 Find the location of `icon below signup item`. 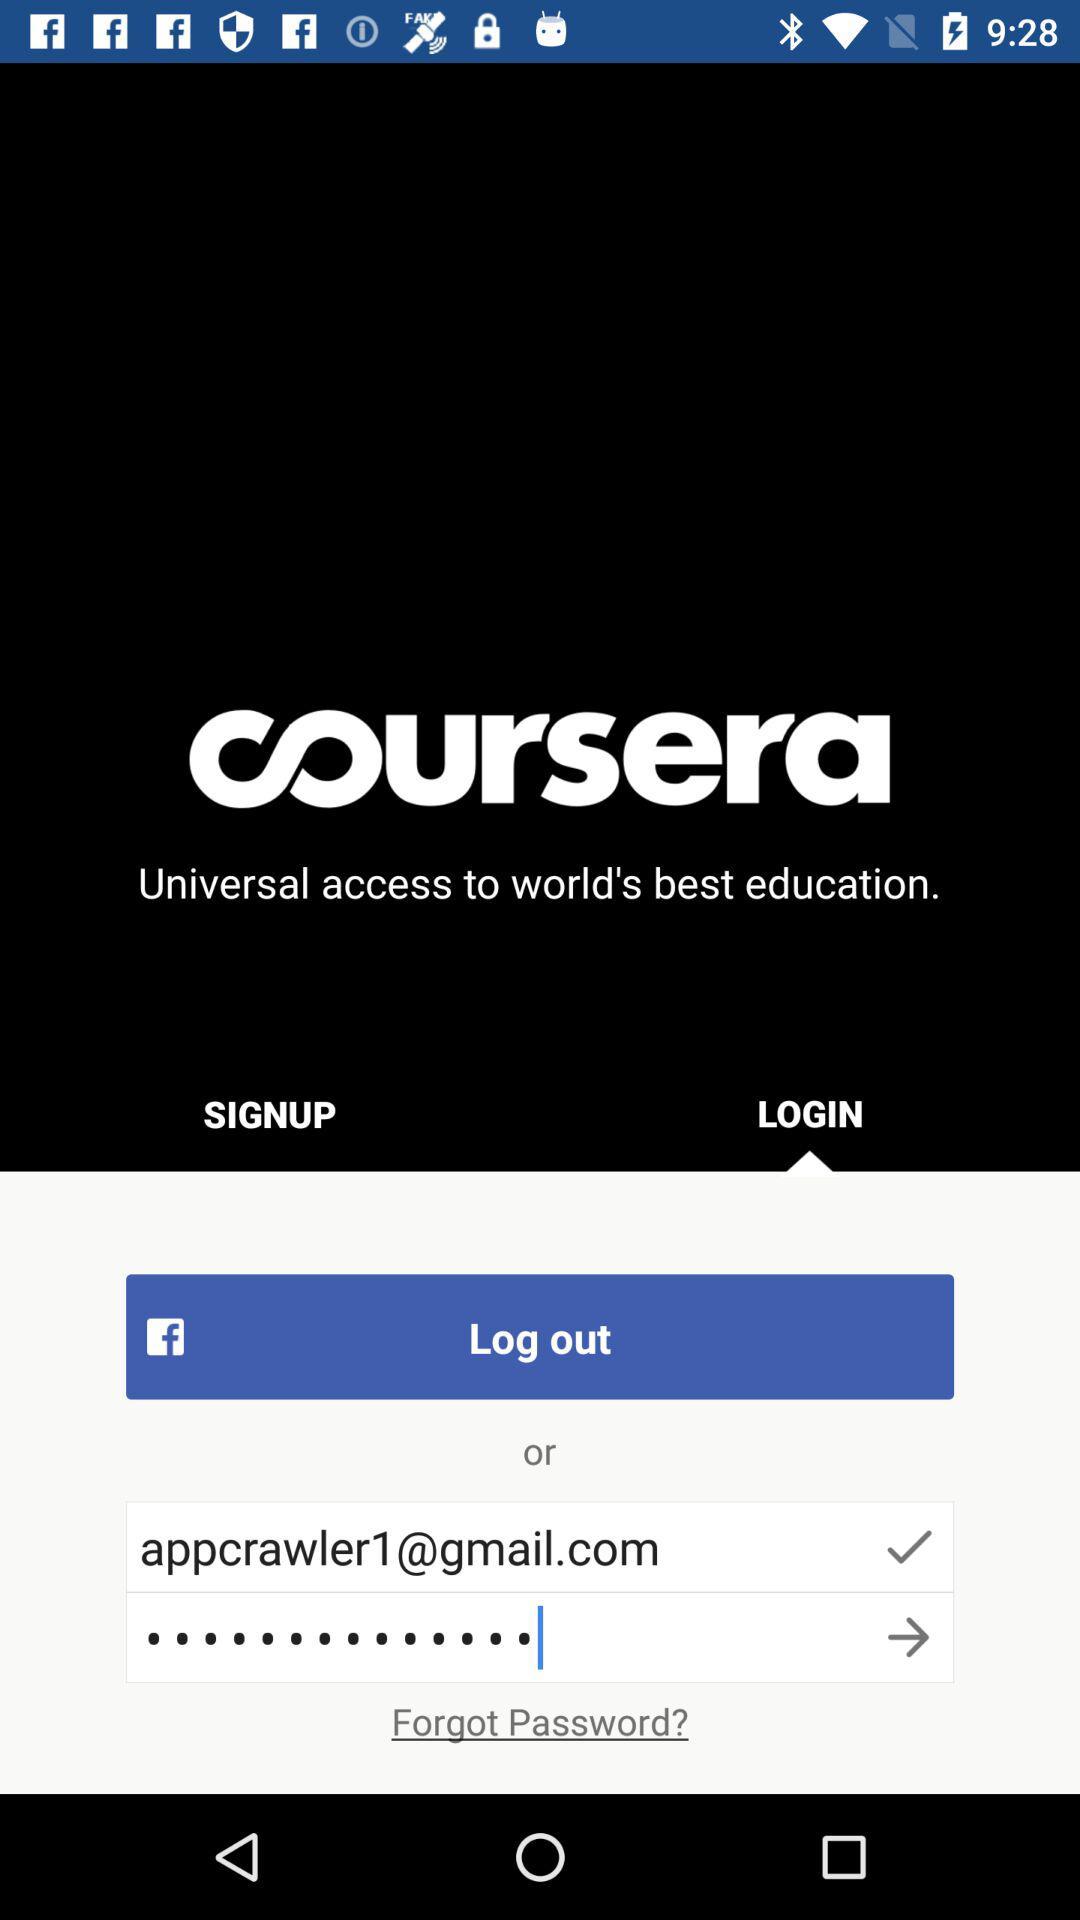

icon below signup item is located at coordinates (540, 1336).